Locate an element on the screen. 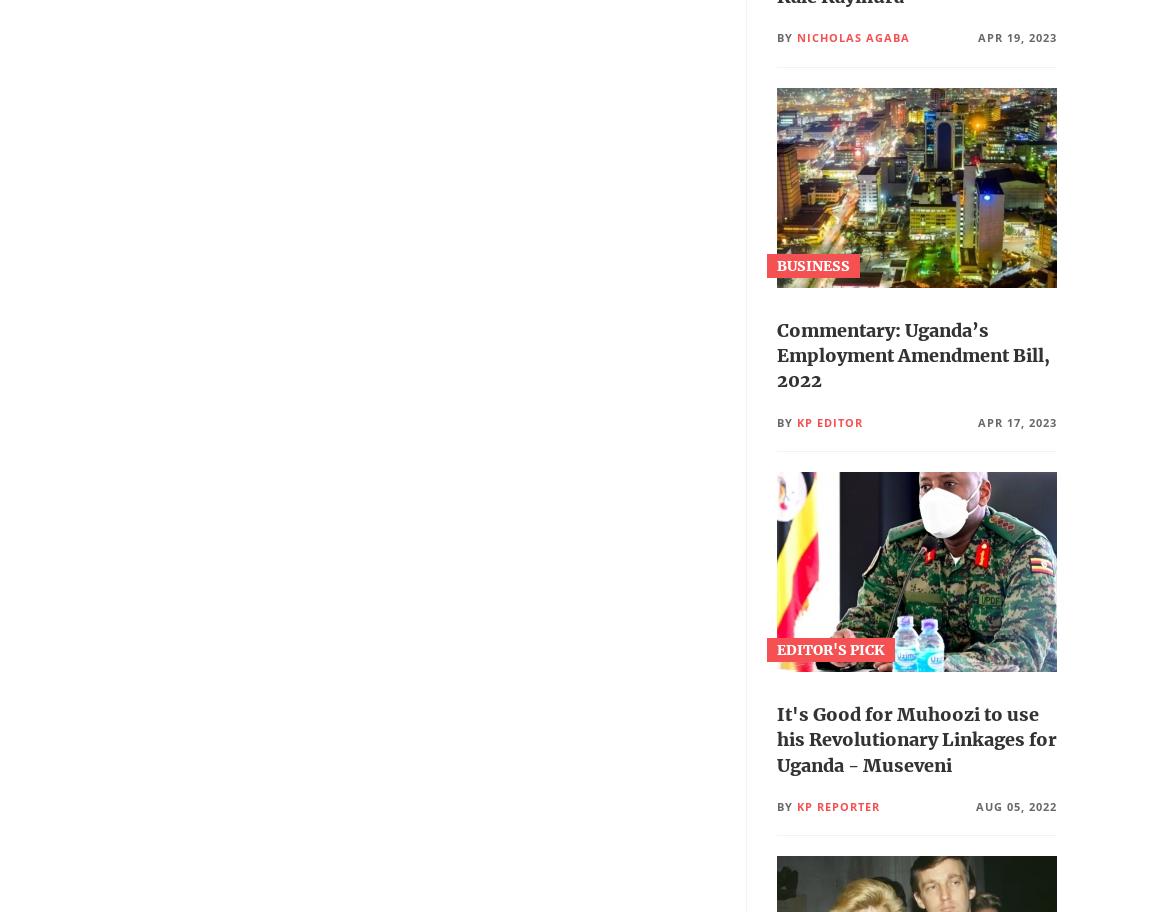 This screenshot has width=1150, height=912. 'Kp Reporter' is located at coordinates (836, 804).